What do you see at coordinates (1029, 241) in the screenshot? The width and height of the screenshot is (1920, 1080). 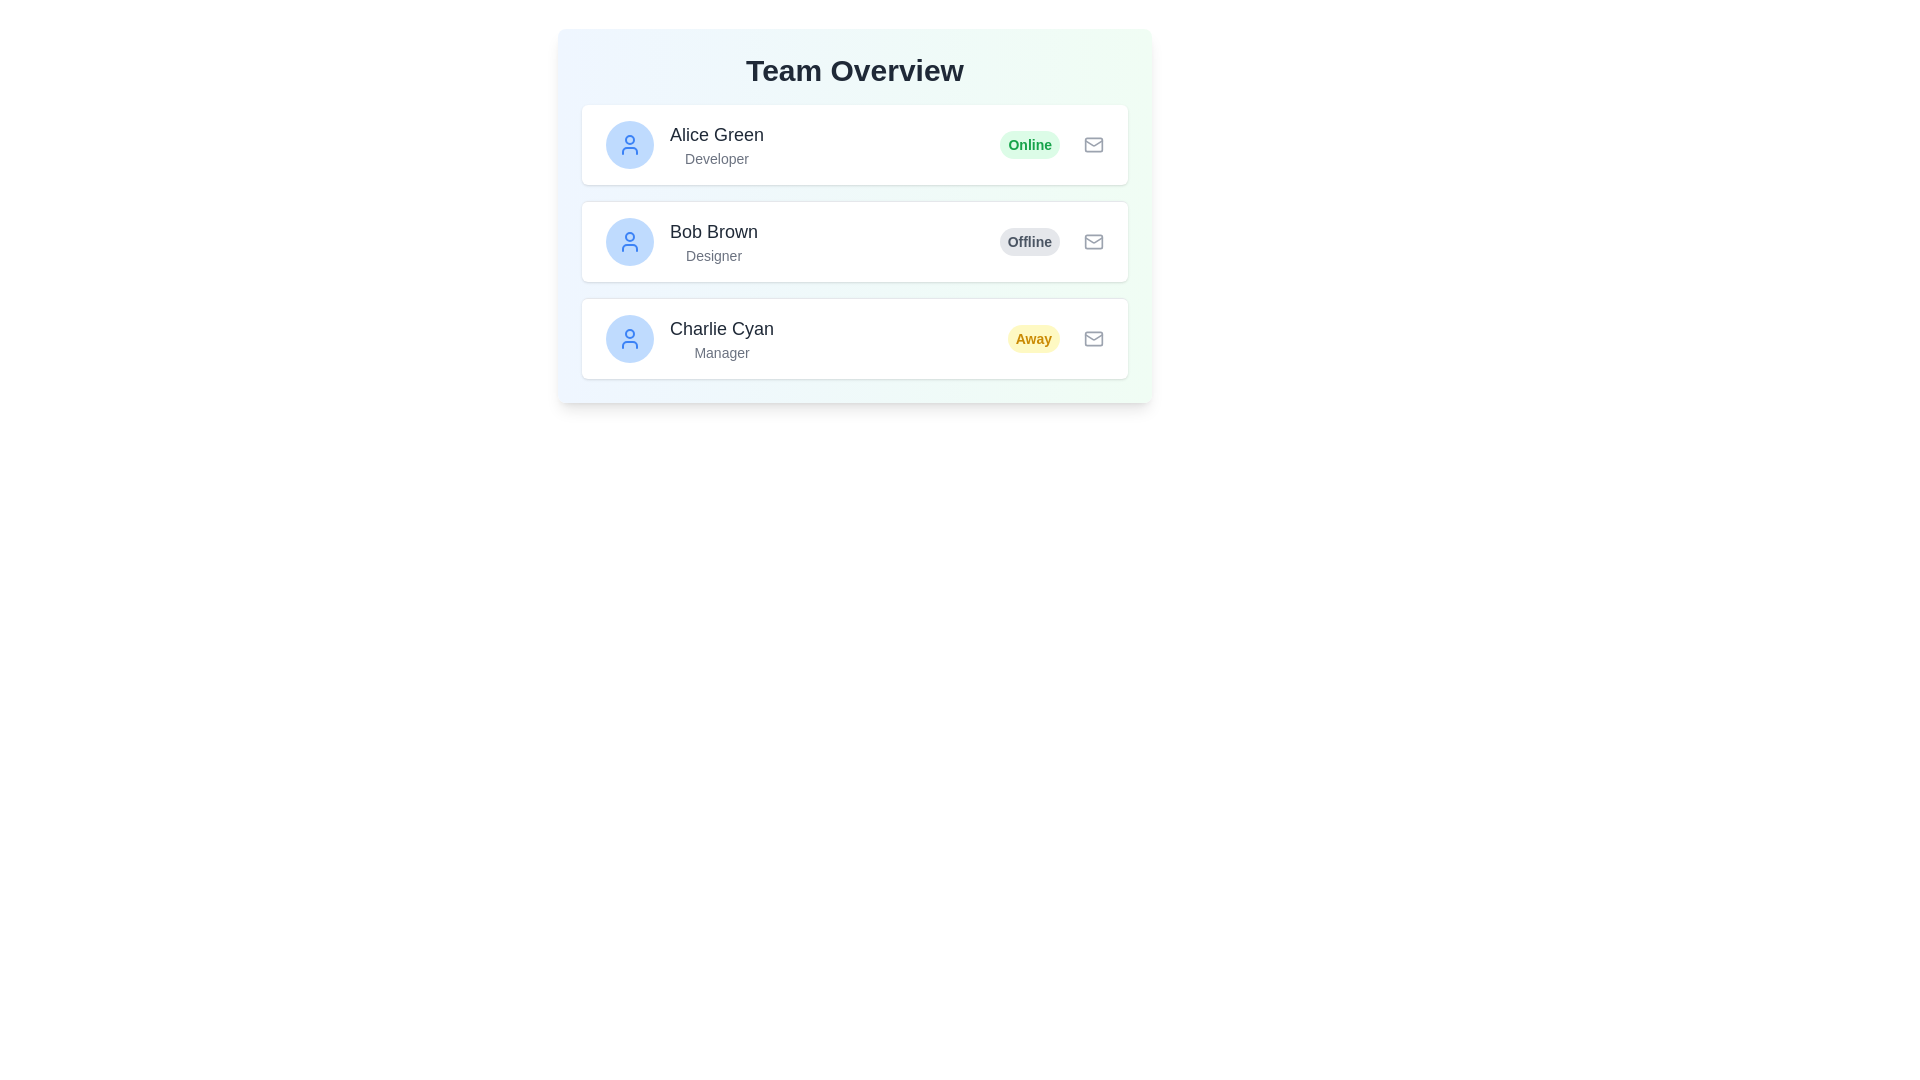 I see `the Status badge displaying 'Offline' for user 'Bob Brown' in the Team Overview section` at bounding box center [1029, 241].